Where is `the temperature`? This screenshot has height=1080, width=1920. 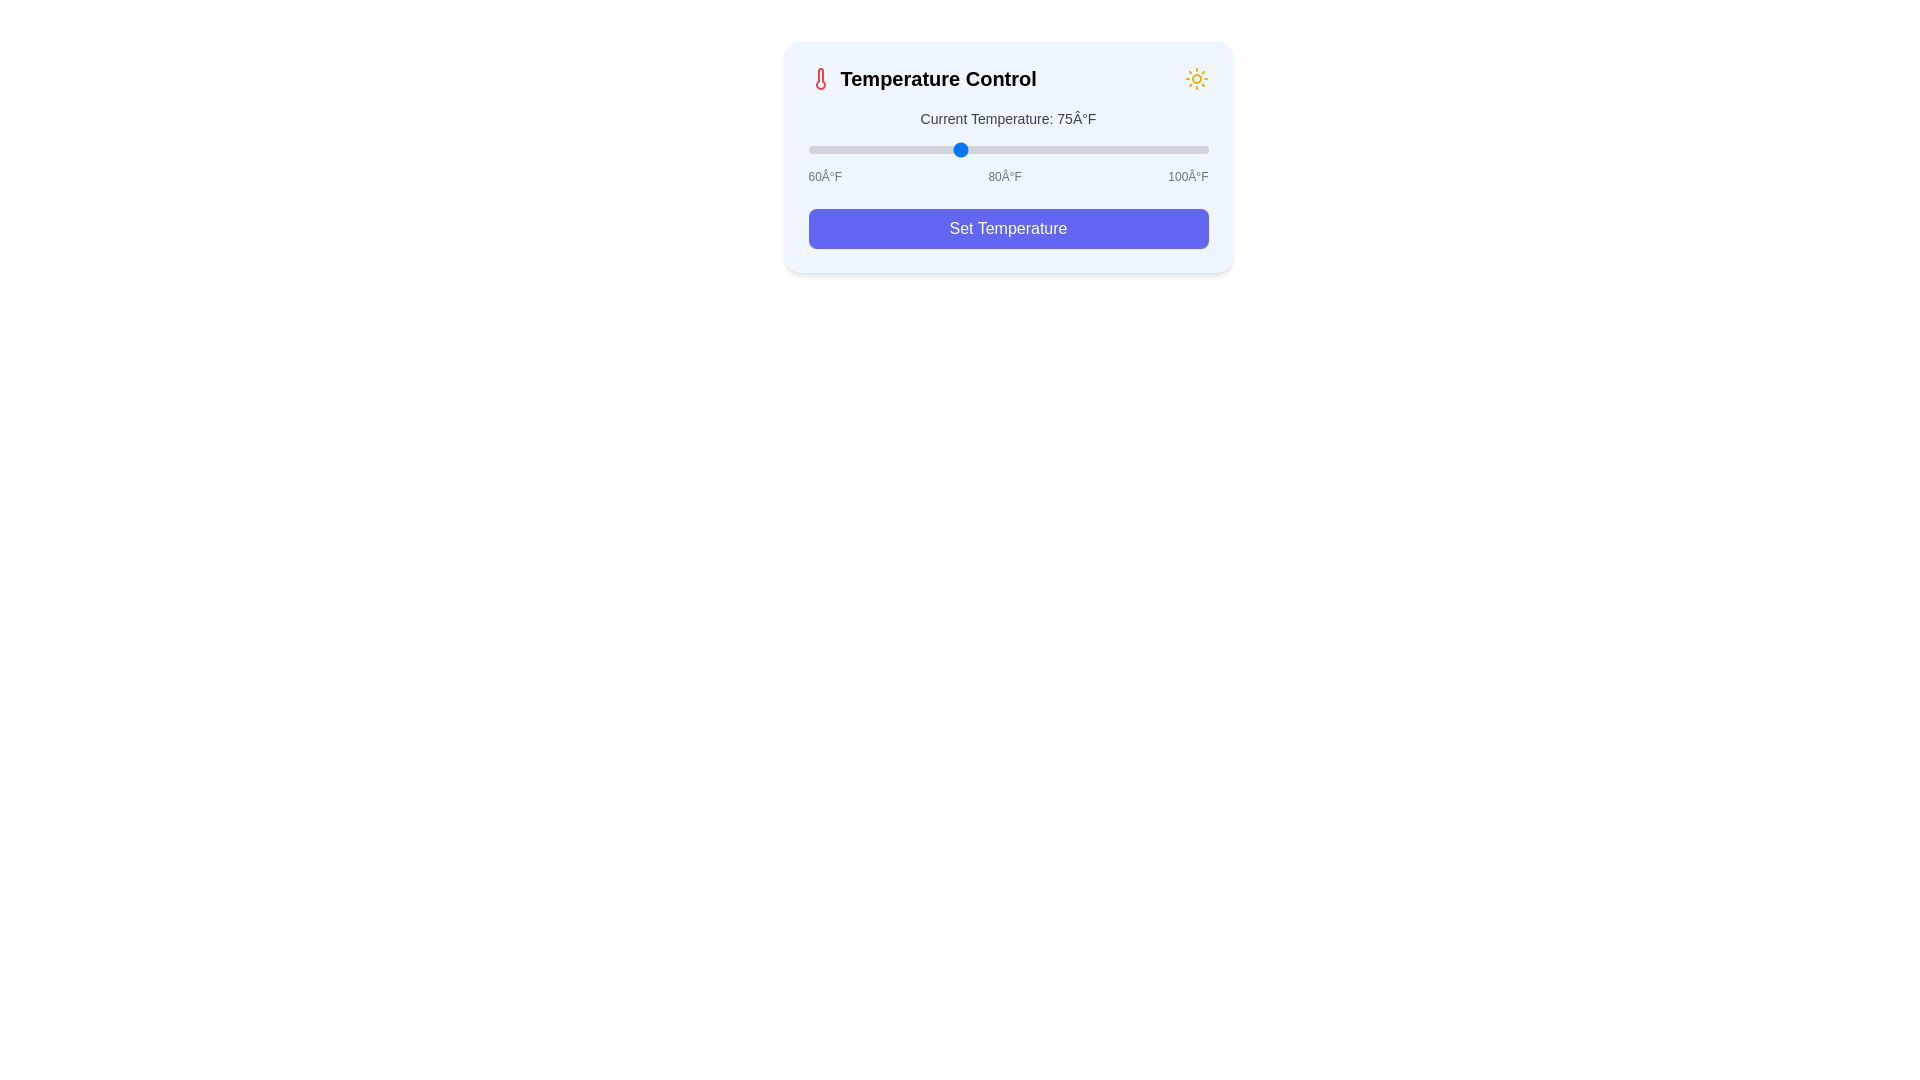 the temperature is located at coordinates (1198, 149).